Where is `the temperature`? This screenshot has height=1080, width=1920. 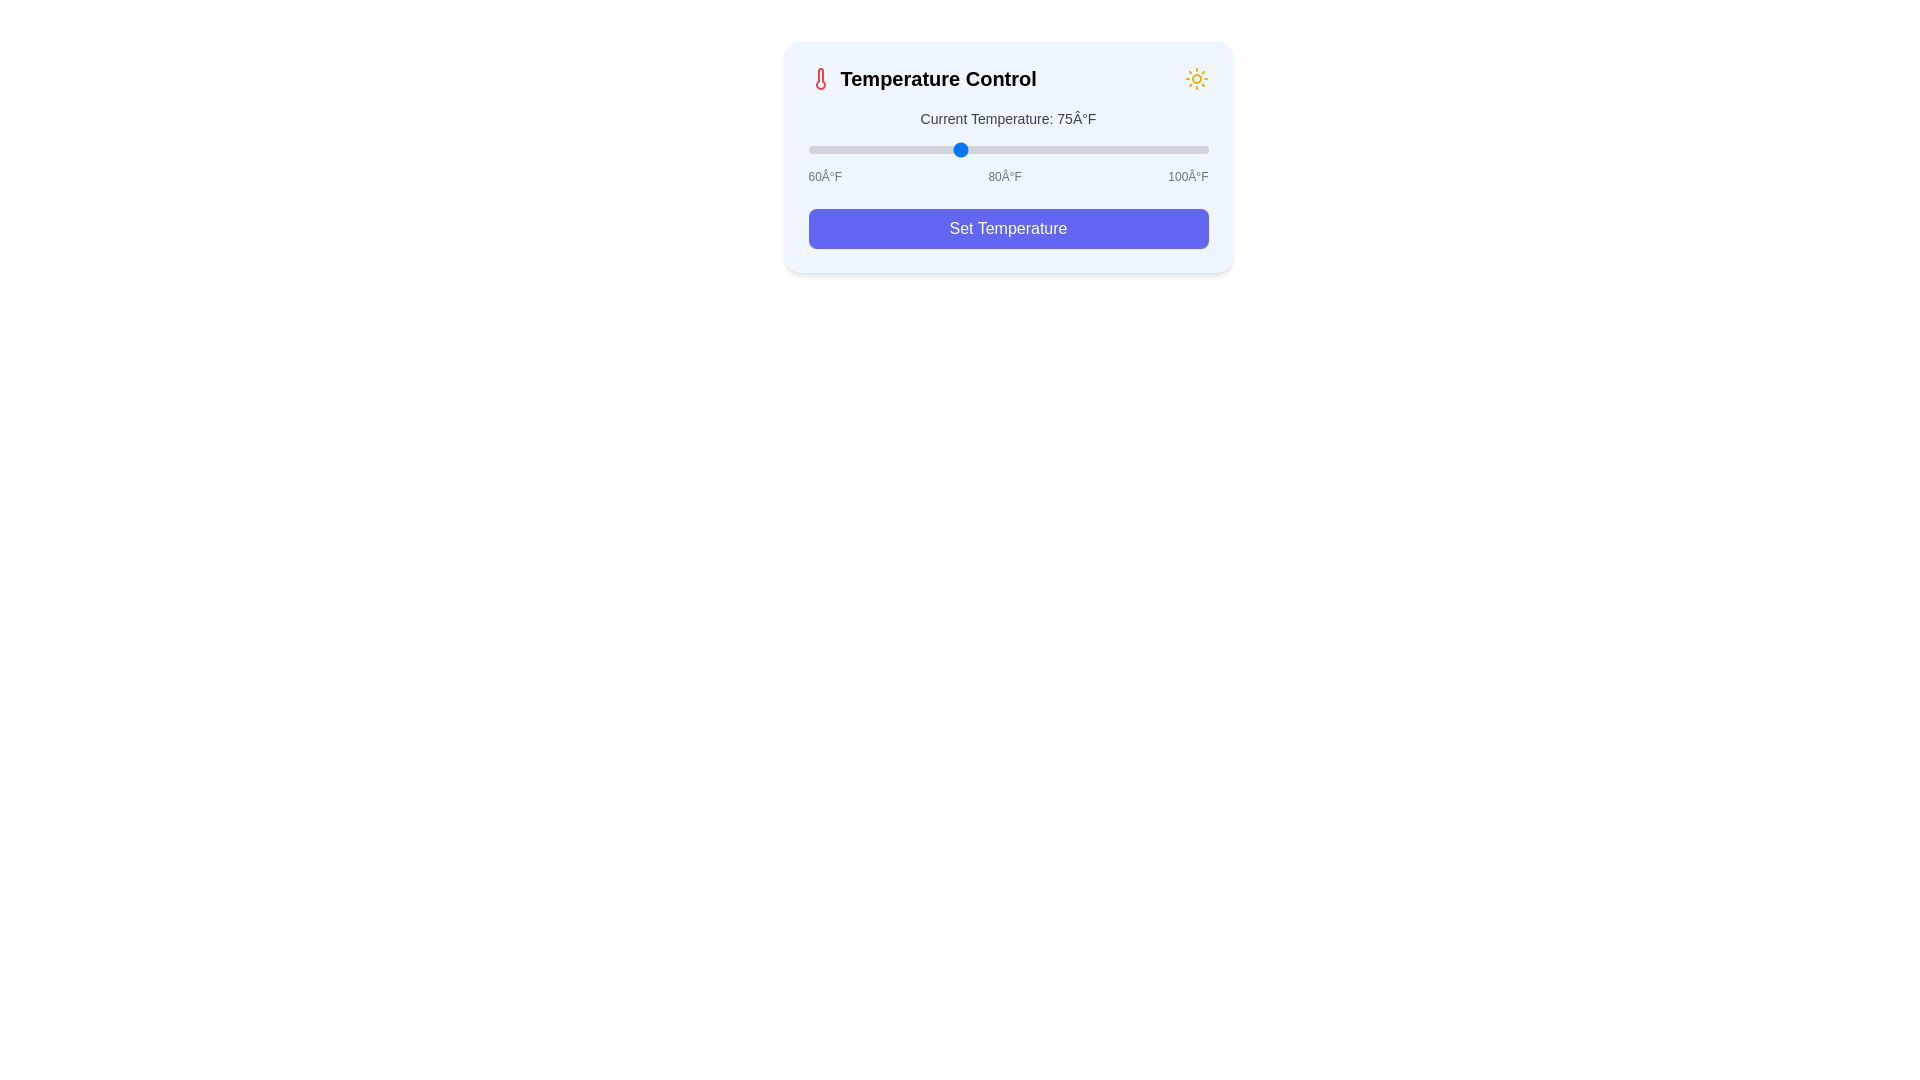 the temperature is located at coordinates (1198, 149).